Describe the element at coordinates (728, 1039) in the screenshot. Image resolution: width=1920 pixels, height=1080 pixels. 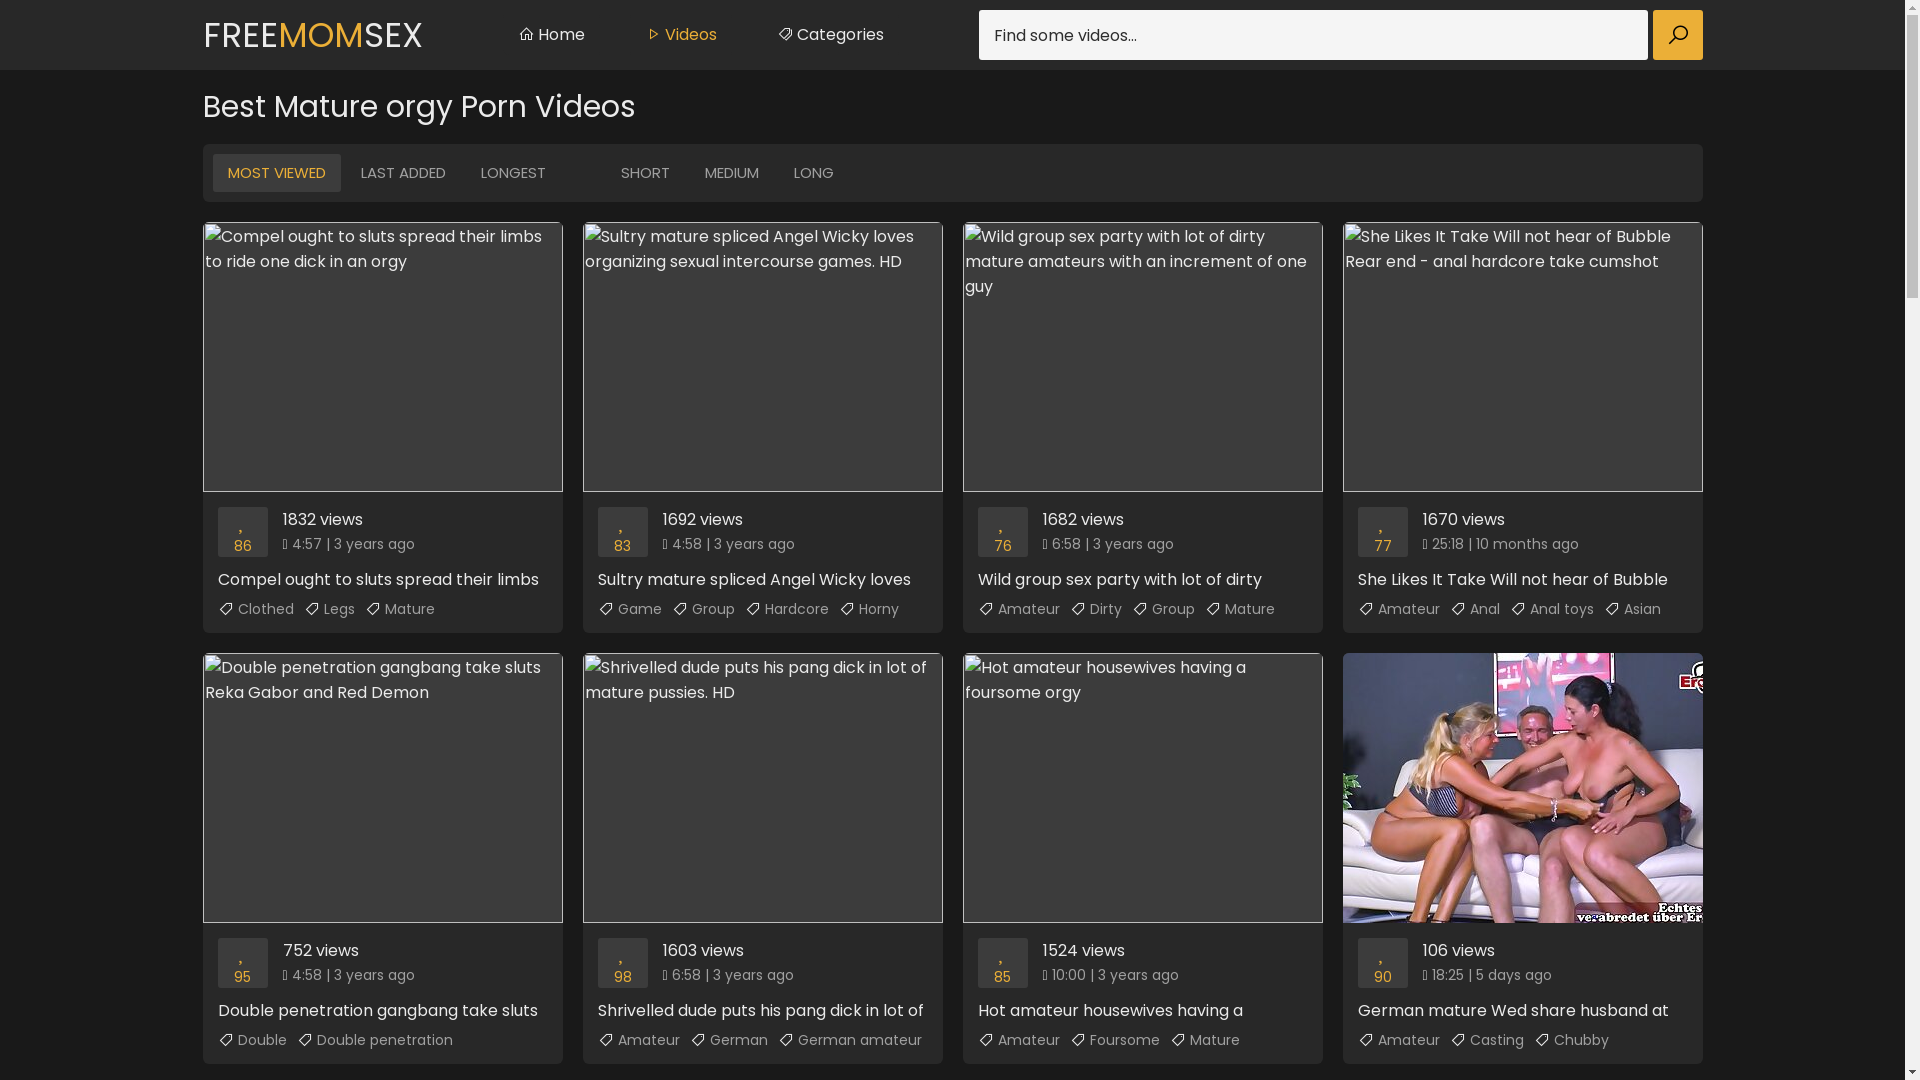
I see `'German'` at that location.